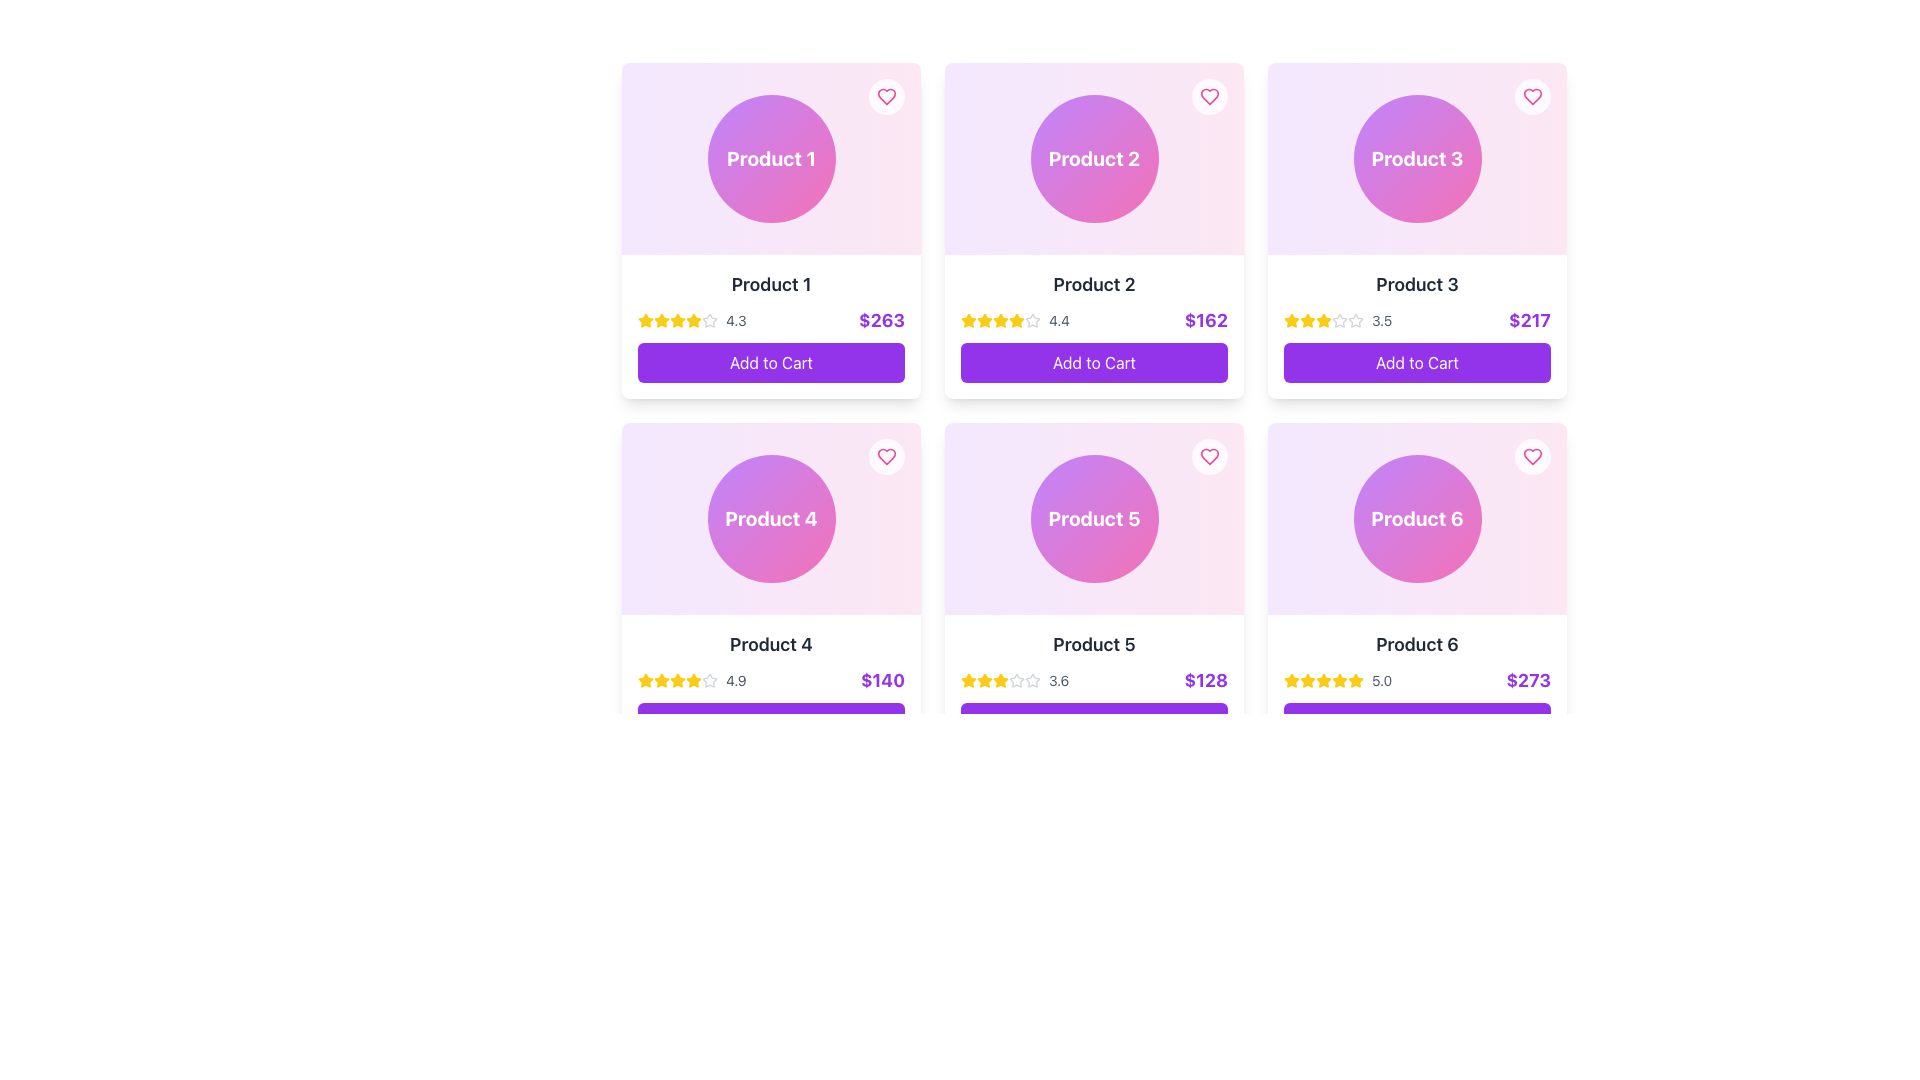 This screenshot has height=1080, width=1920. What do you see at coordinates (1208, 456) in the screenshot?
I see `the small circular button with a pink heart icon located in the upper-right corner of the 'Product 5' card` at bounding box center [1208, 456].